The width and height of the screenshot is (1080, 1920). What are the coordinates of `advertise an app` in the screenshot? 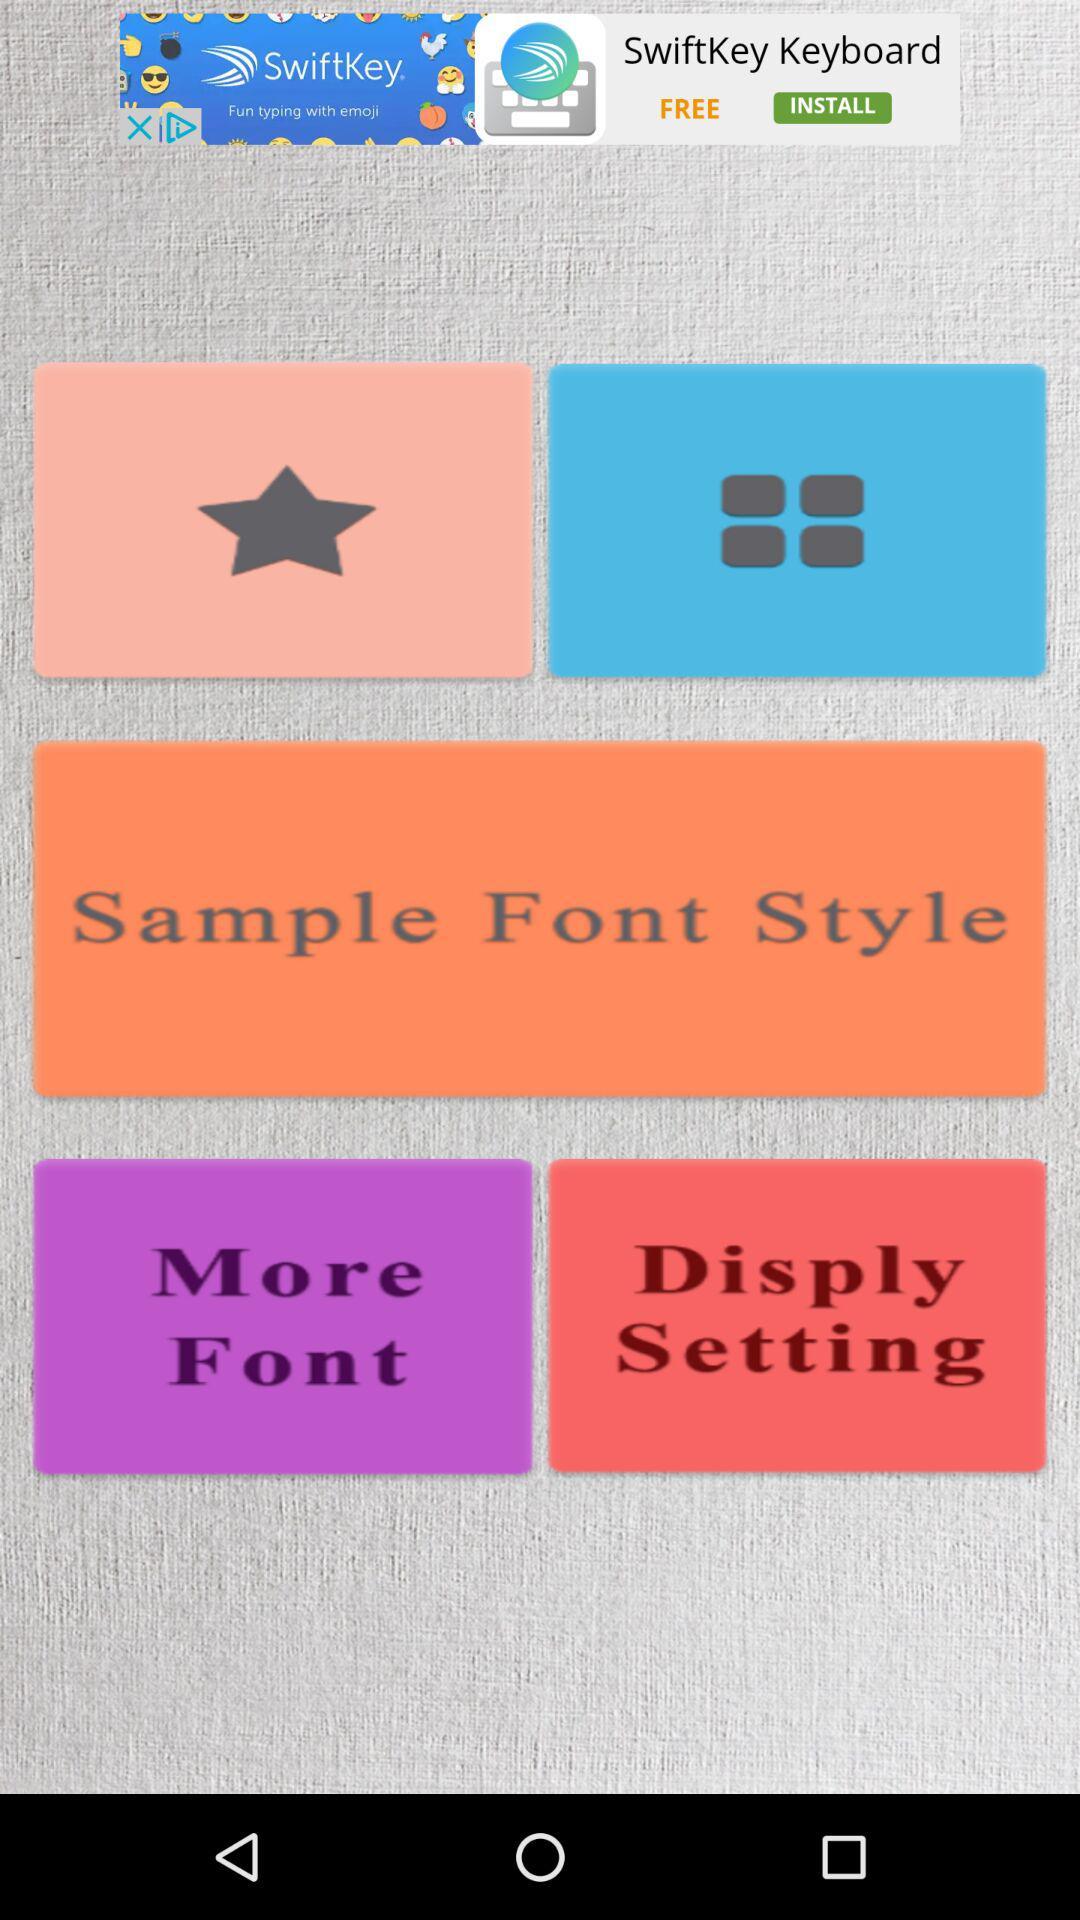 It's located at (540, 79).